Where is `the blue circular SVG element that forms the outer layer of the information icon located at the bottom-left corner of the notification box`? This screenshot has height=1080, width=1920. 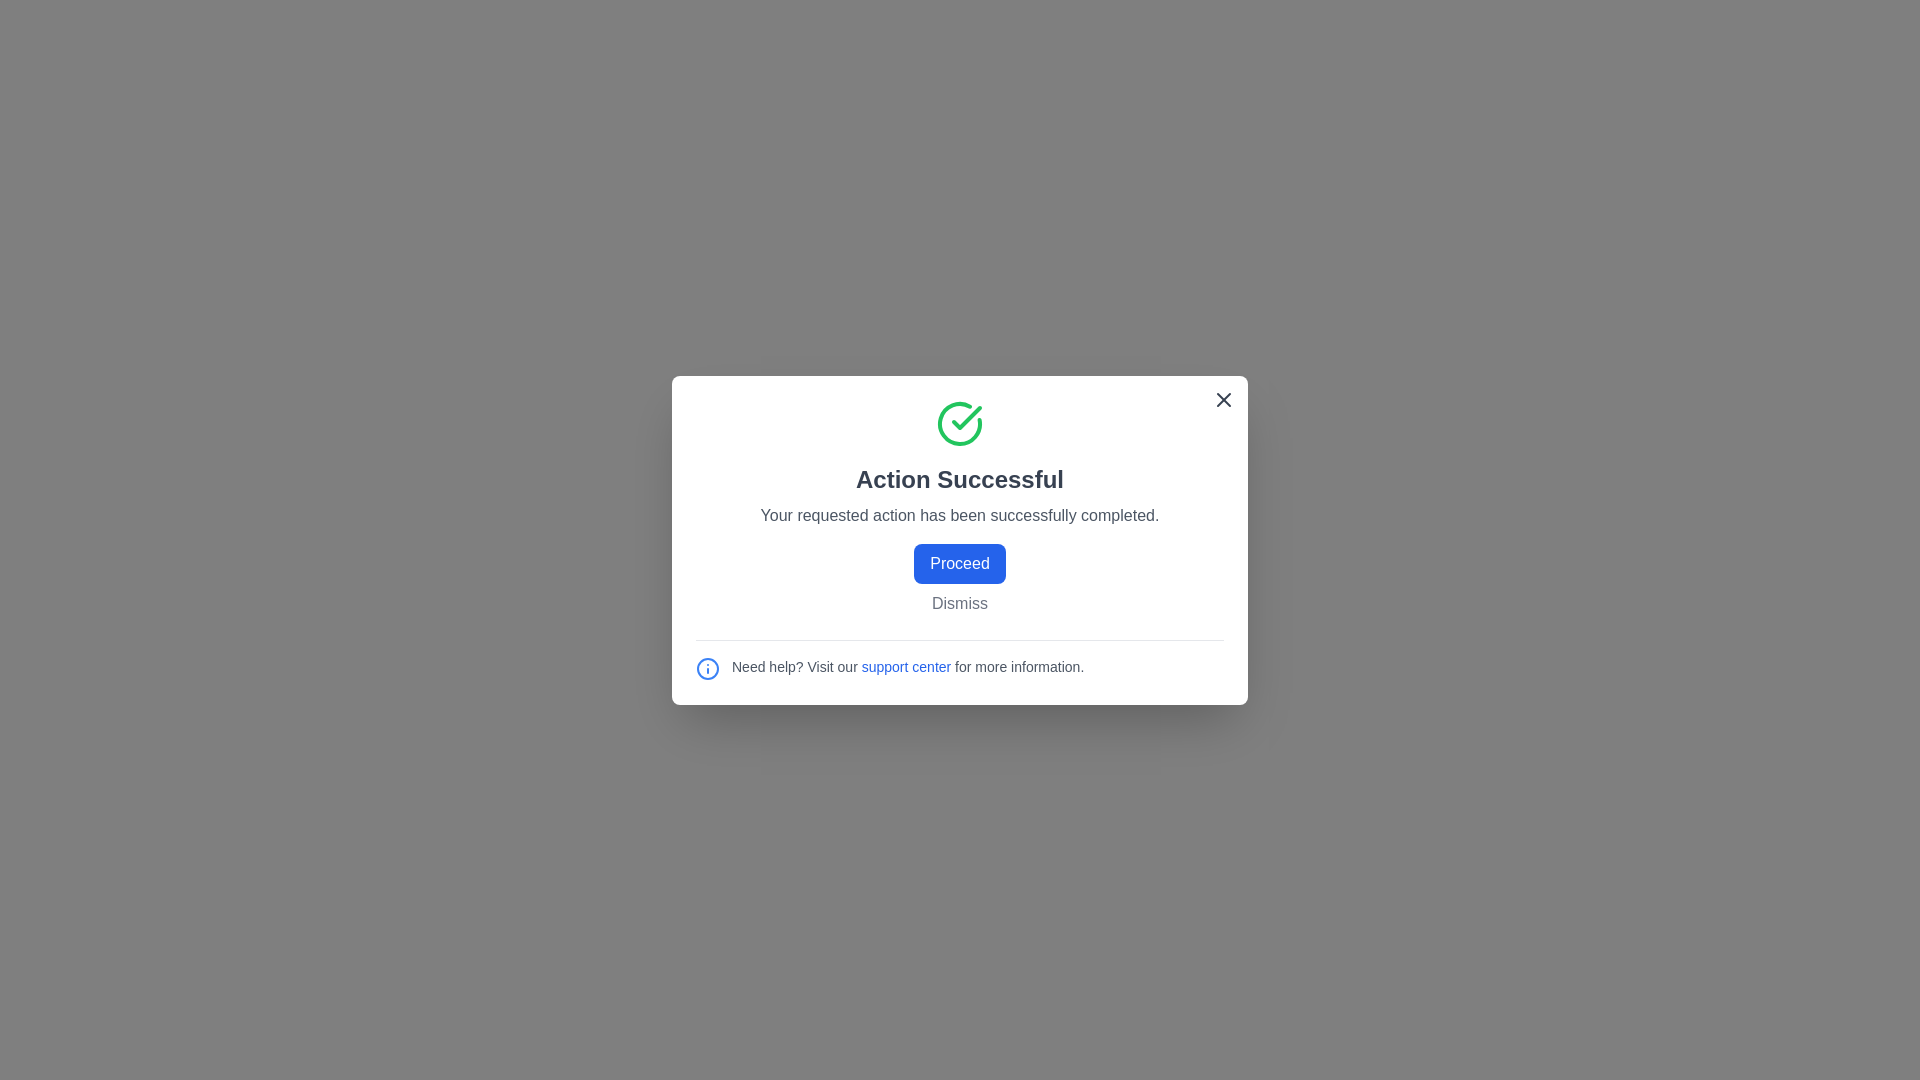 the blue circular SVG element that forms the outer layer of the information icon located at the bottom-left corner of the notification box is located at coordinates (708, 668).